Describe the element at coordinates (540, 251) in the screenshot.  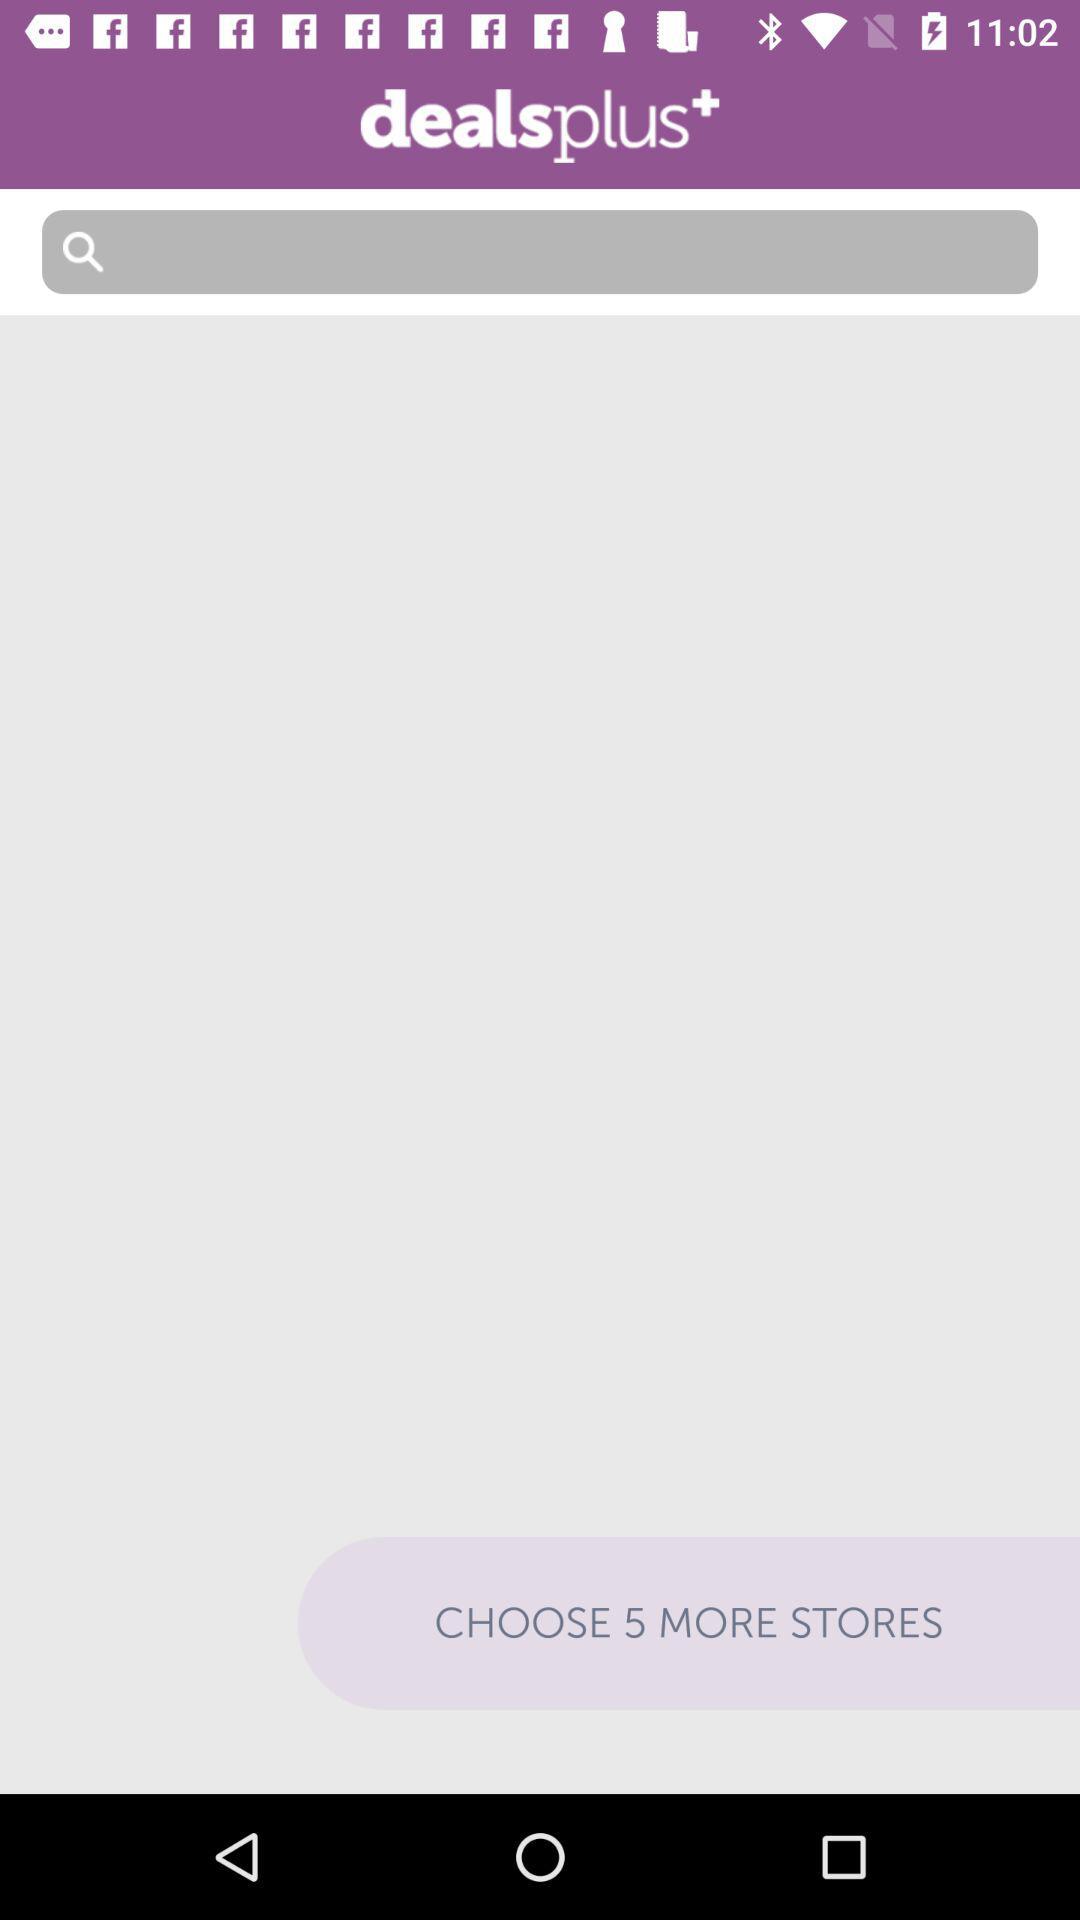
I see `search` at that location.